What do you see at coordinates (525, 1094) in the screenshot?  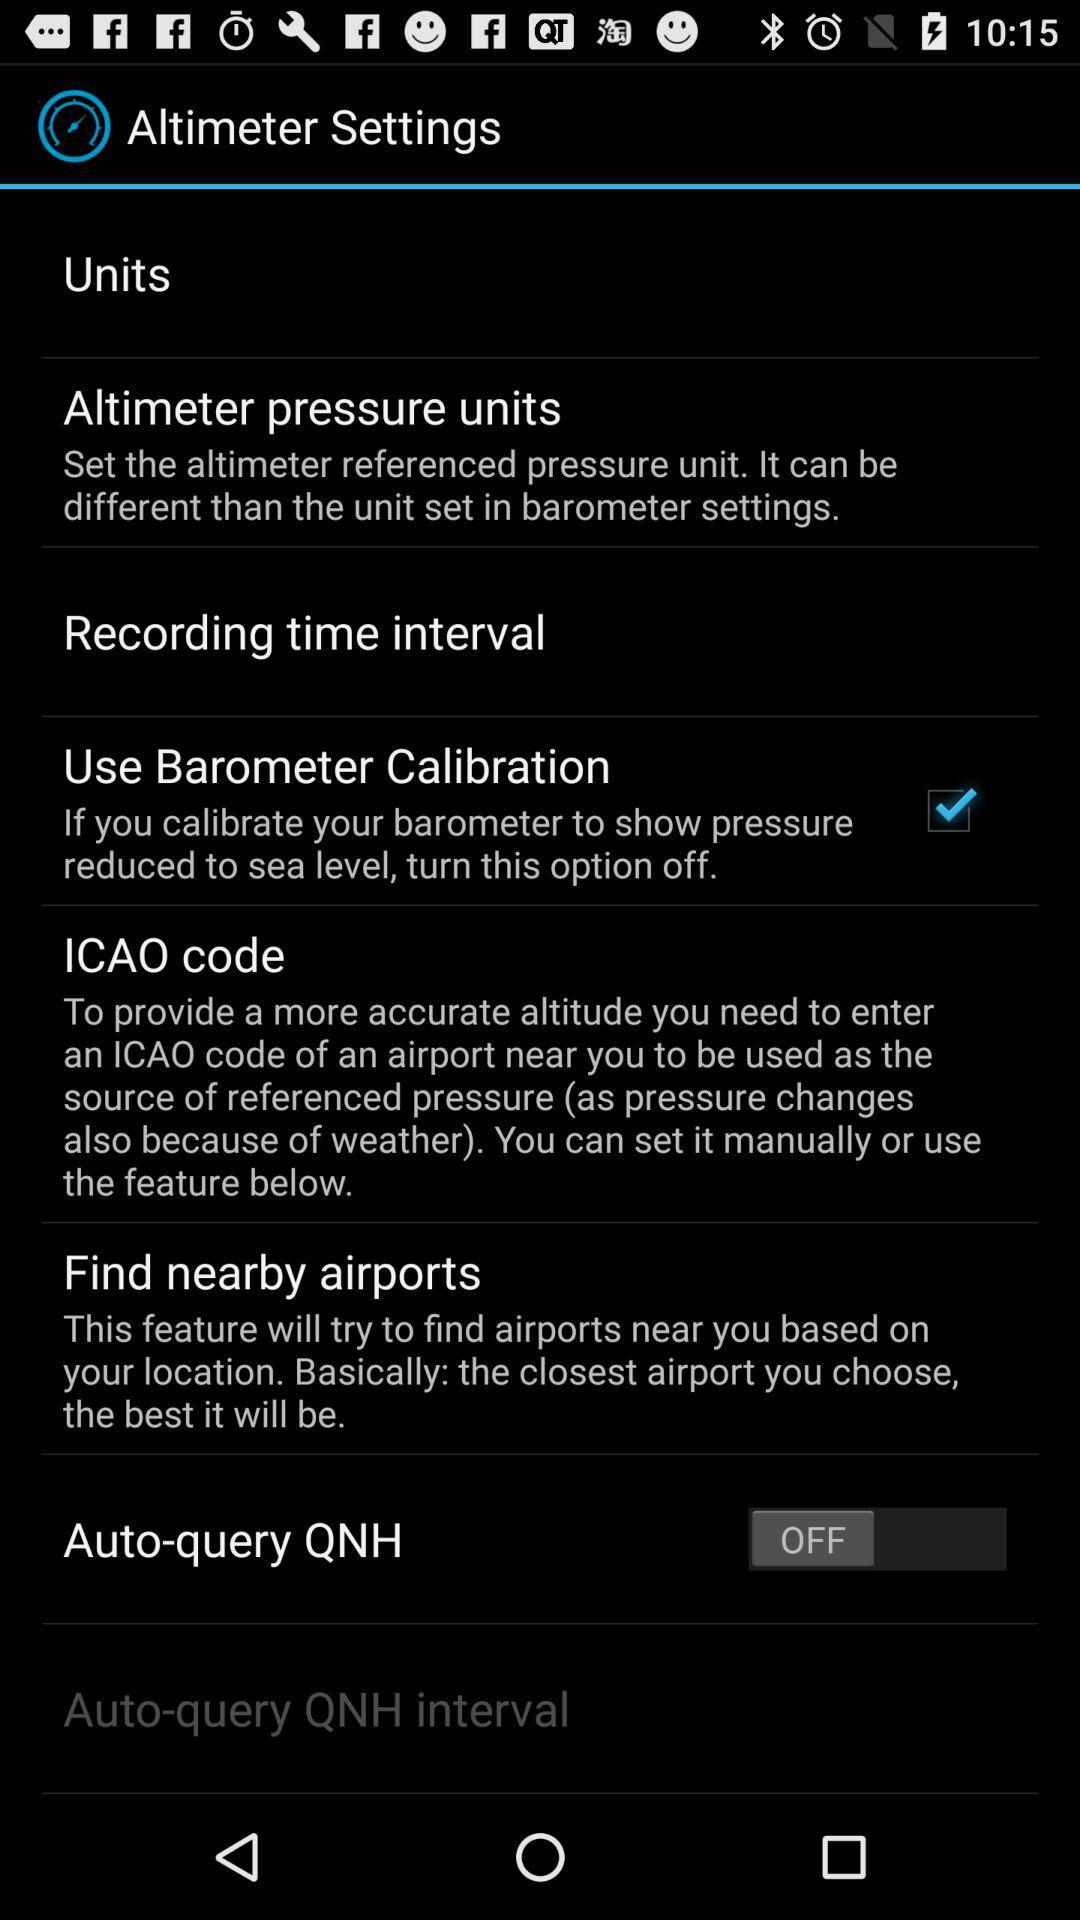 I see `the to provide a item` at bounding box center [525, 1094].